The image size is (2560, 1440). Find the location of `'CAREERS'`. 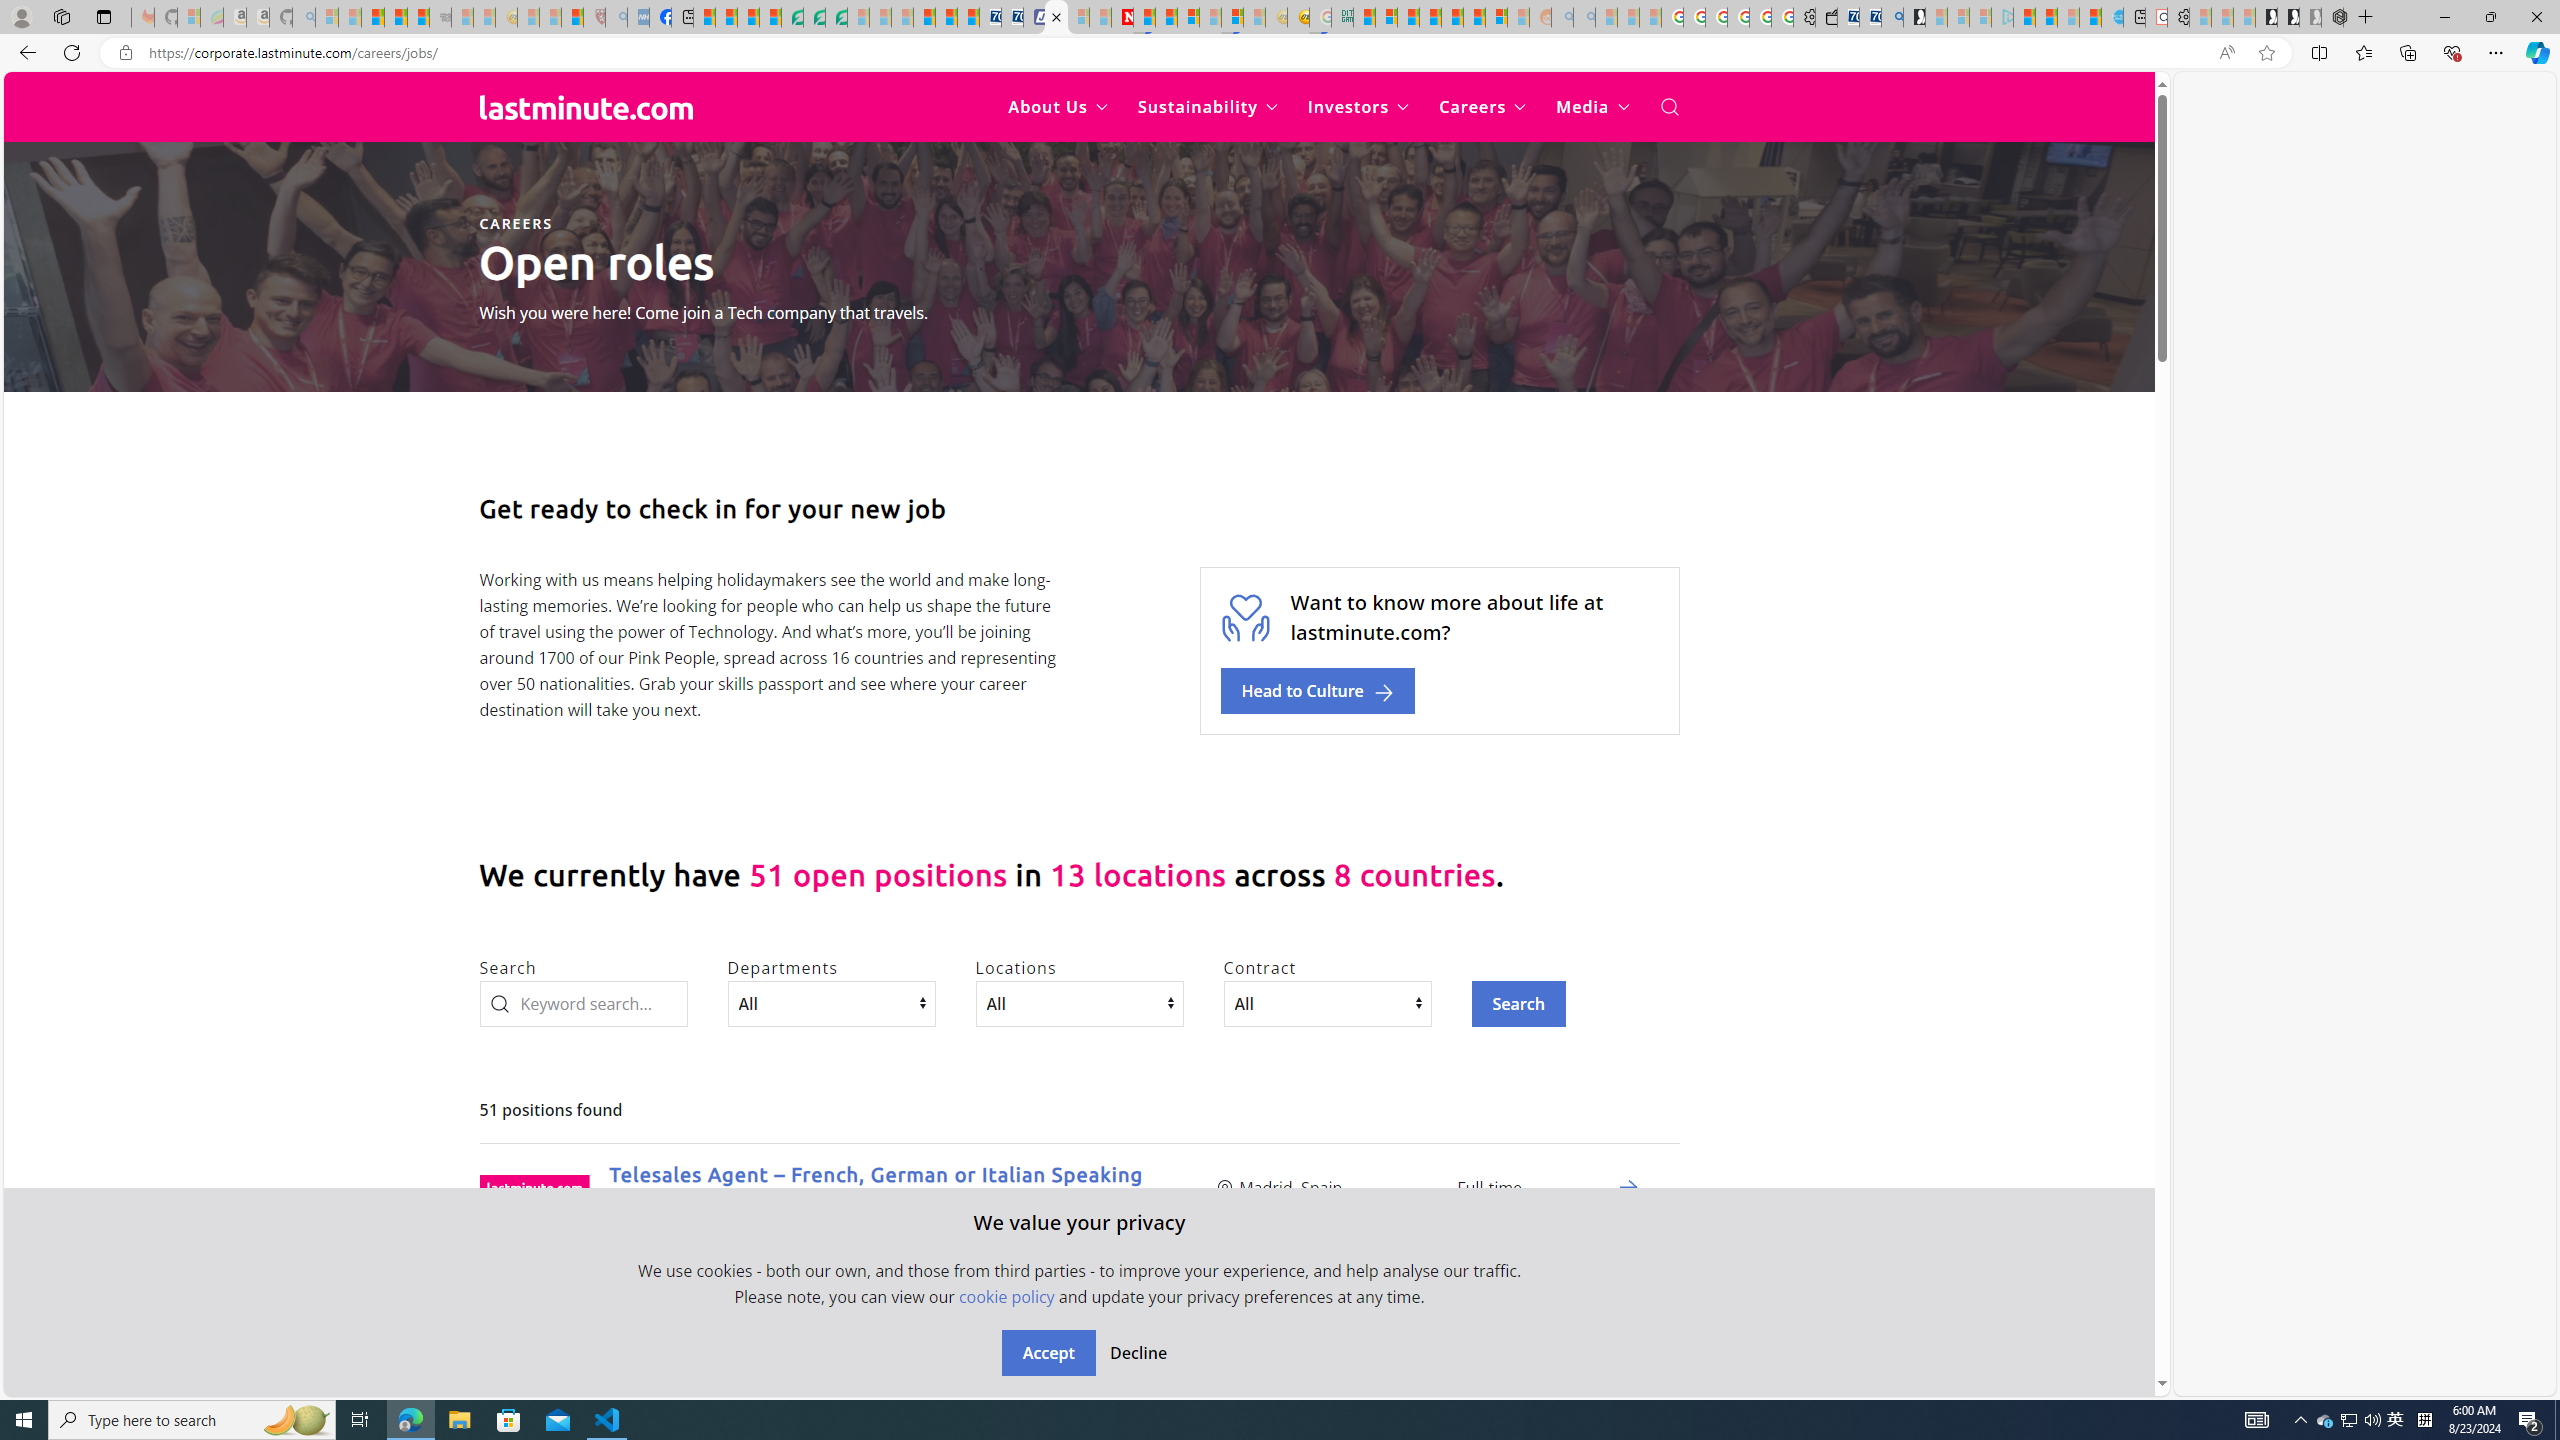

'CAREERS' is located at coordinates (514, 222).